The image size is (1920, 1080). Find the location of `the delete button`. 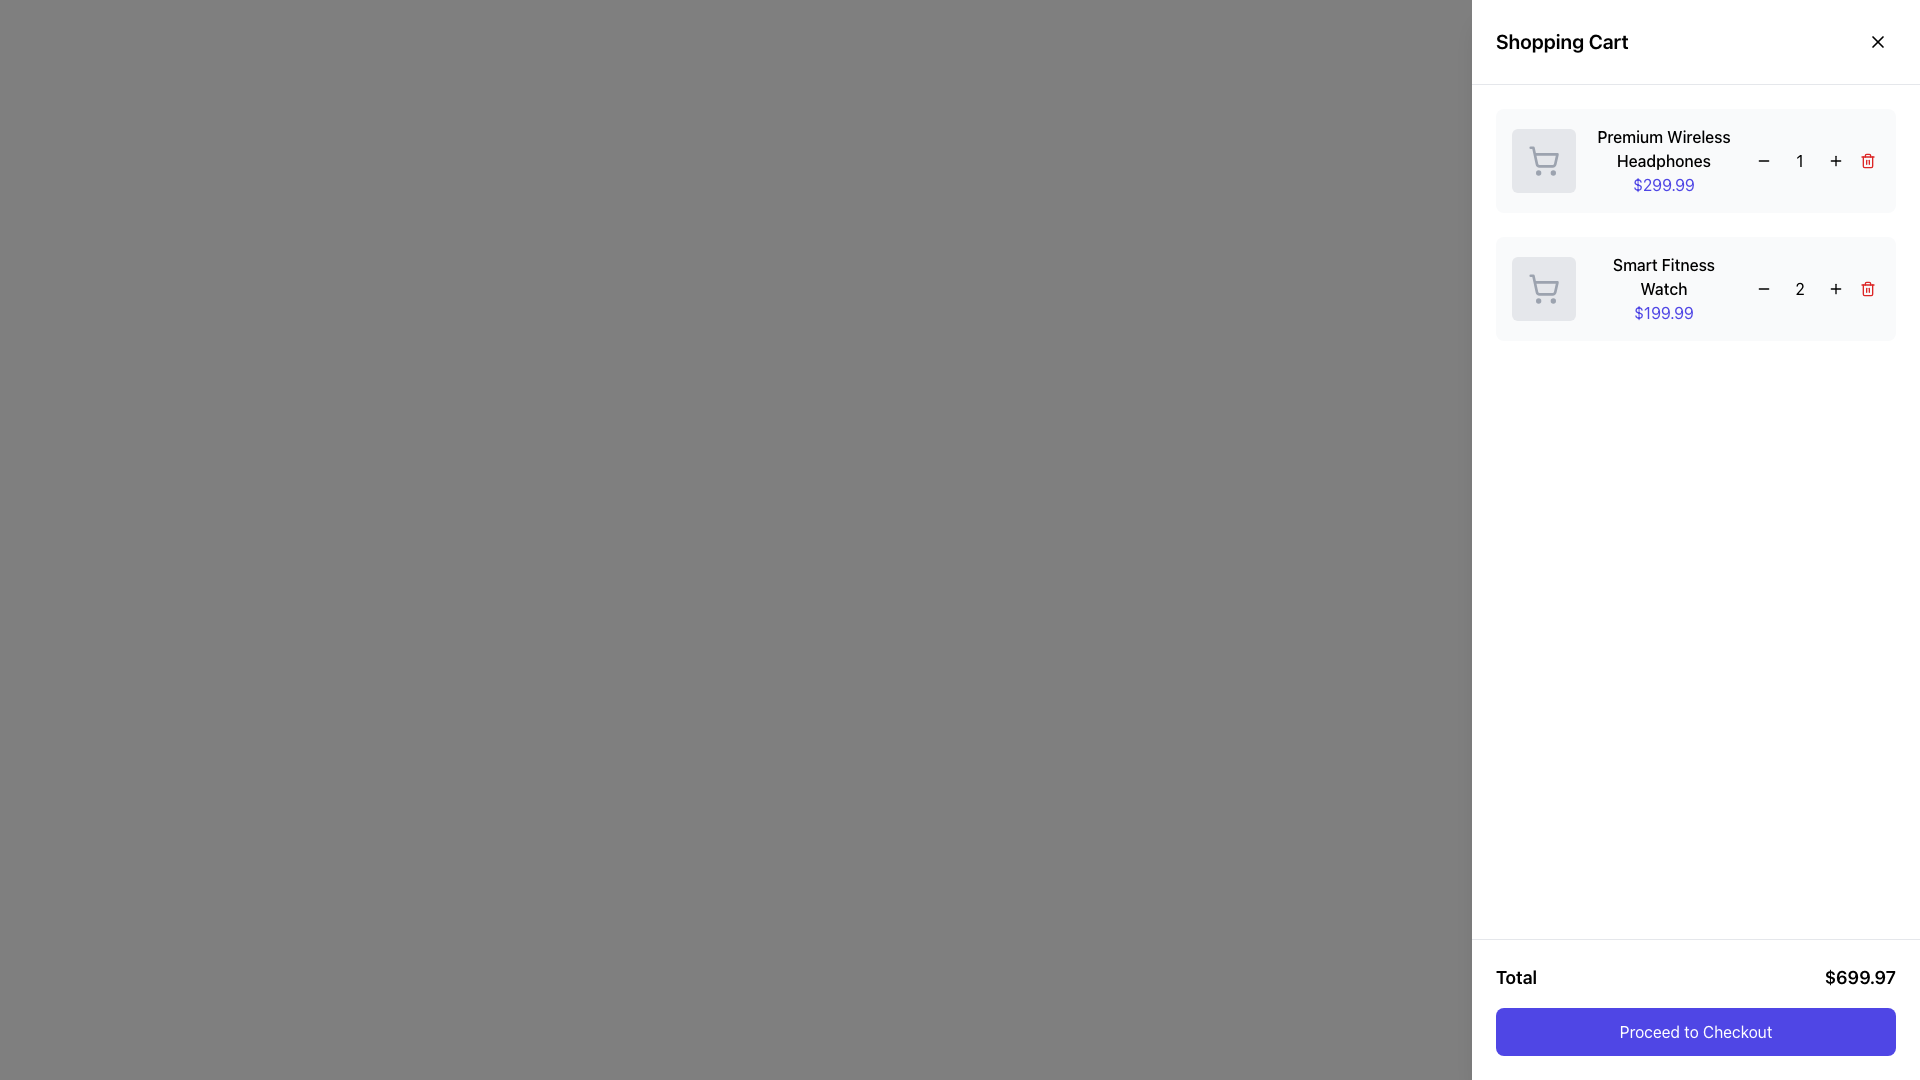

the delete button is located at coordinates (1866, 289).